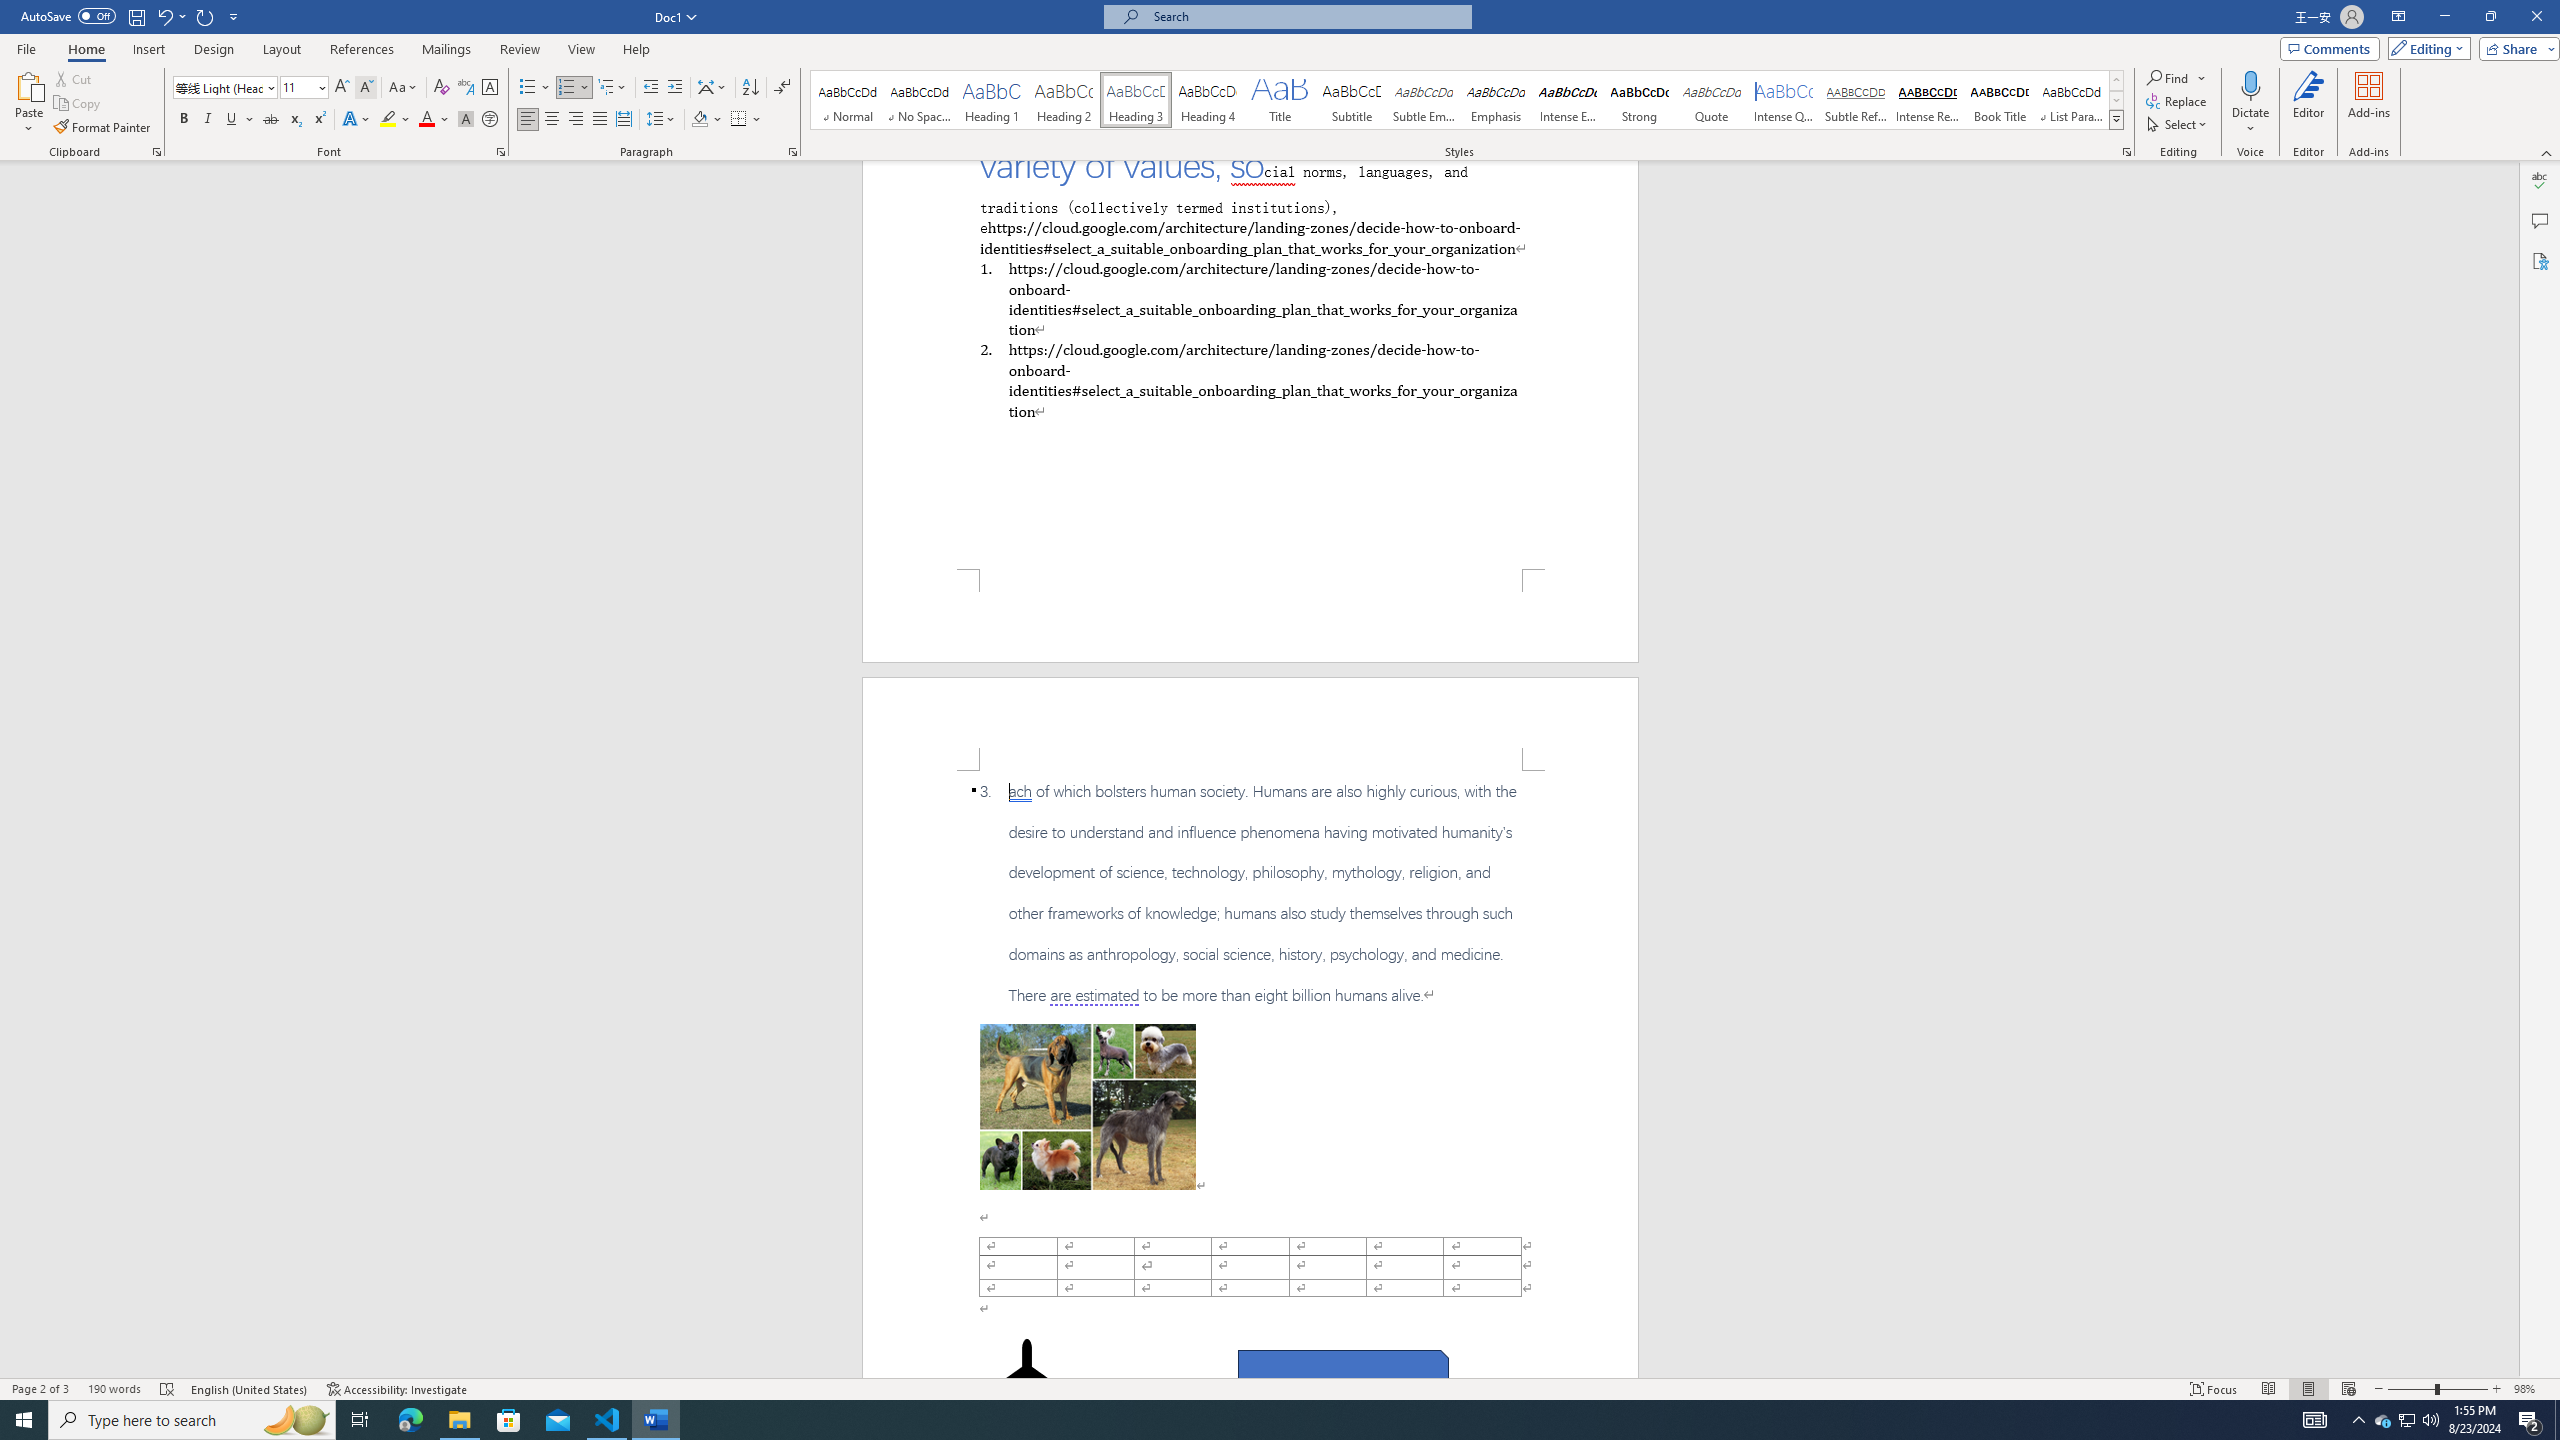  What do you see at coordinates (464, 87) in the screenshot?
I see `'Phonetic Guide...'` at bounding box center [464, 87].